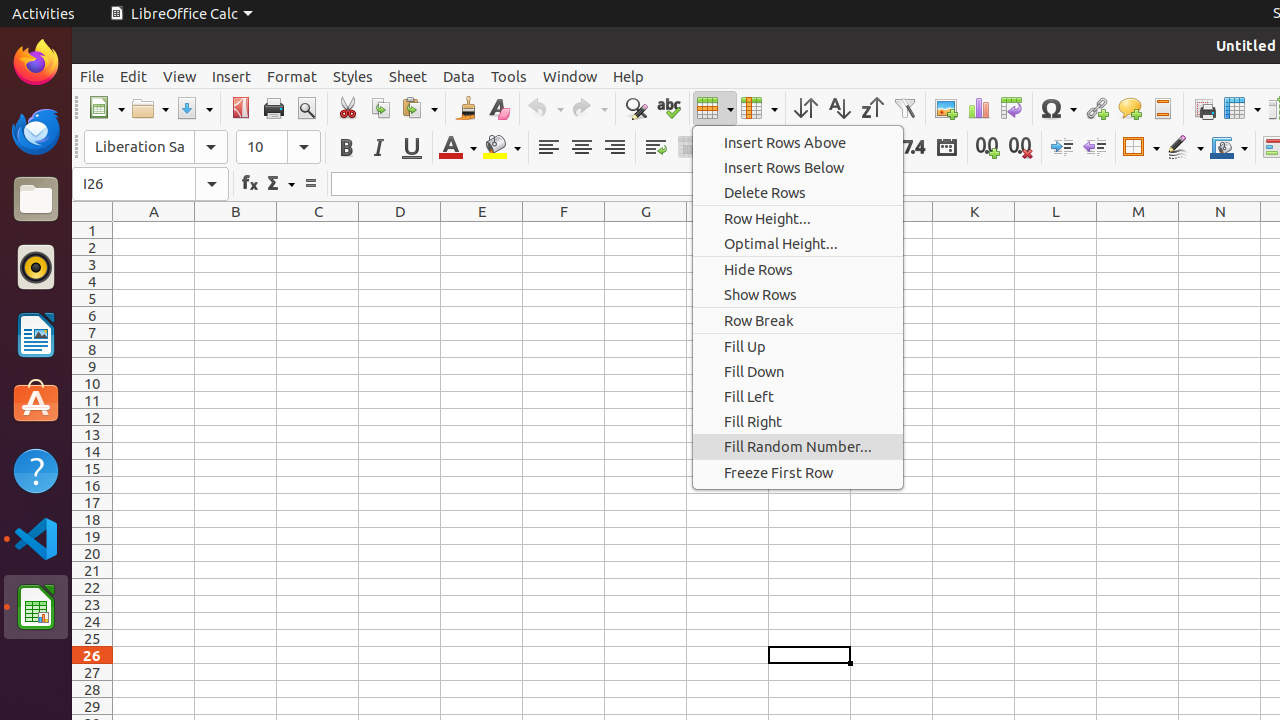 The image size is (1280, 720). Describe the element at coordinates (35, 61) in the screenshot. I see `'Firefox Web Browser'` at that location.